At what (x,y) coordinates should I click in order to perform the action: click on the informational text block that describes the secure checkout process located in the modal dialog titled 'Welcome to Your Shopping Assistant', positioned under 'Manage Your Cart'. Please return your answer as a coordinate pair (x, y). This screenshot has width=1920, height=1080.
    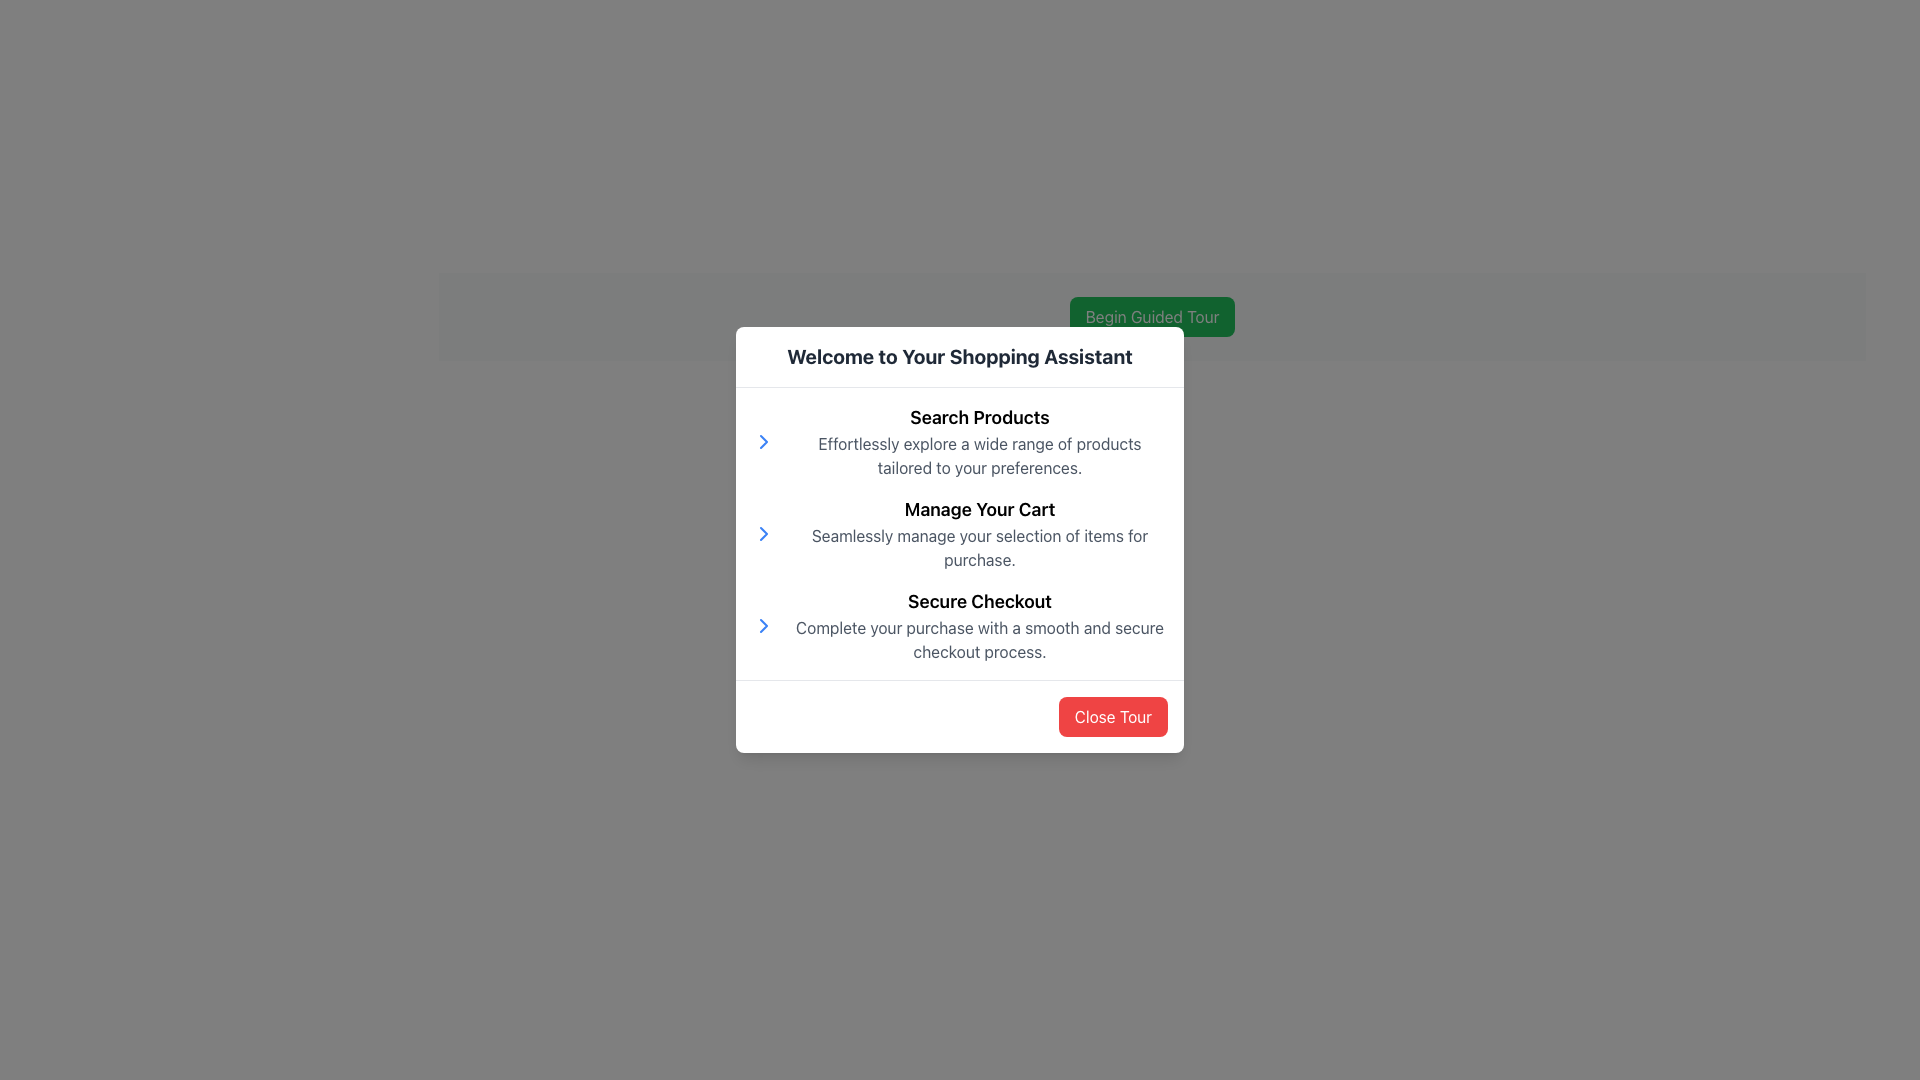
    Looking at the image, I should click on (979, 624).